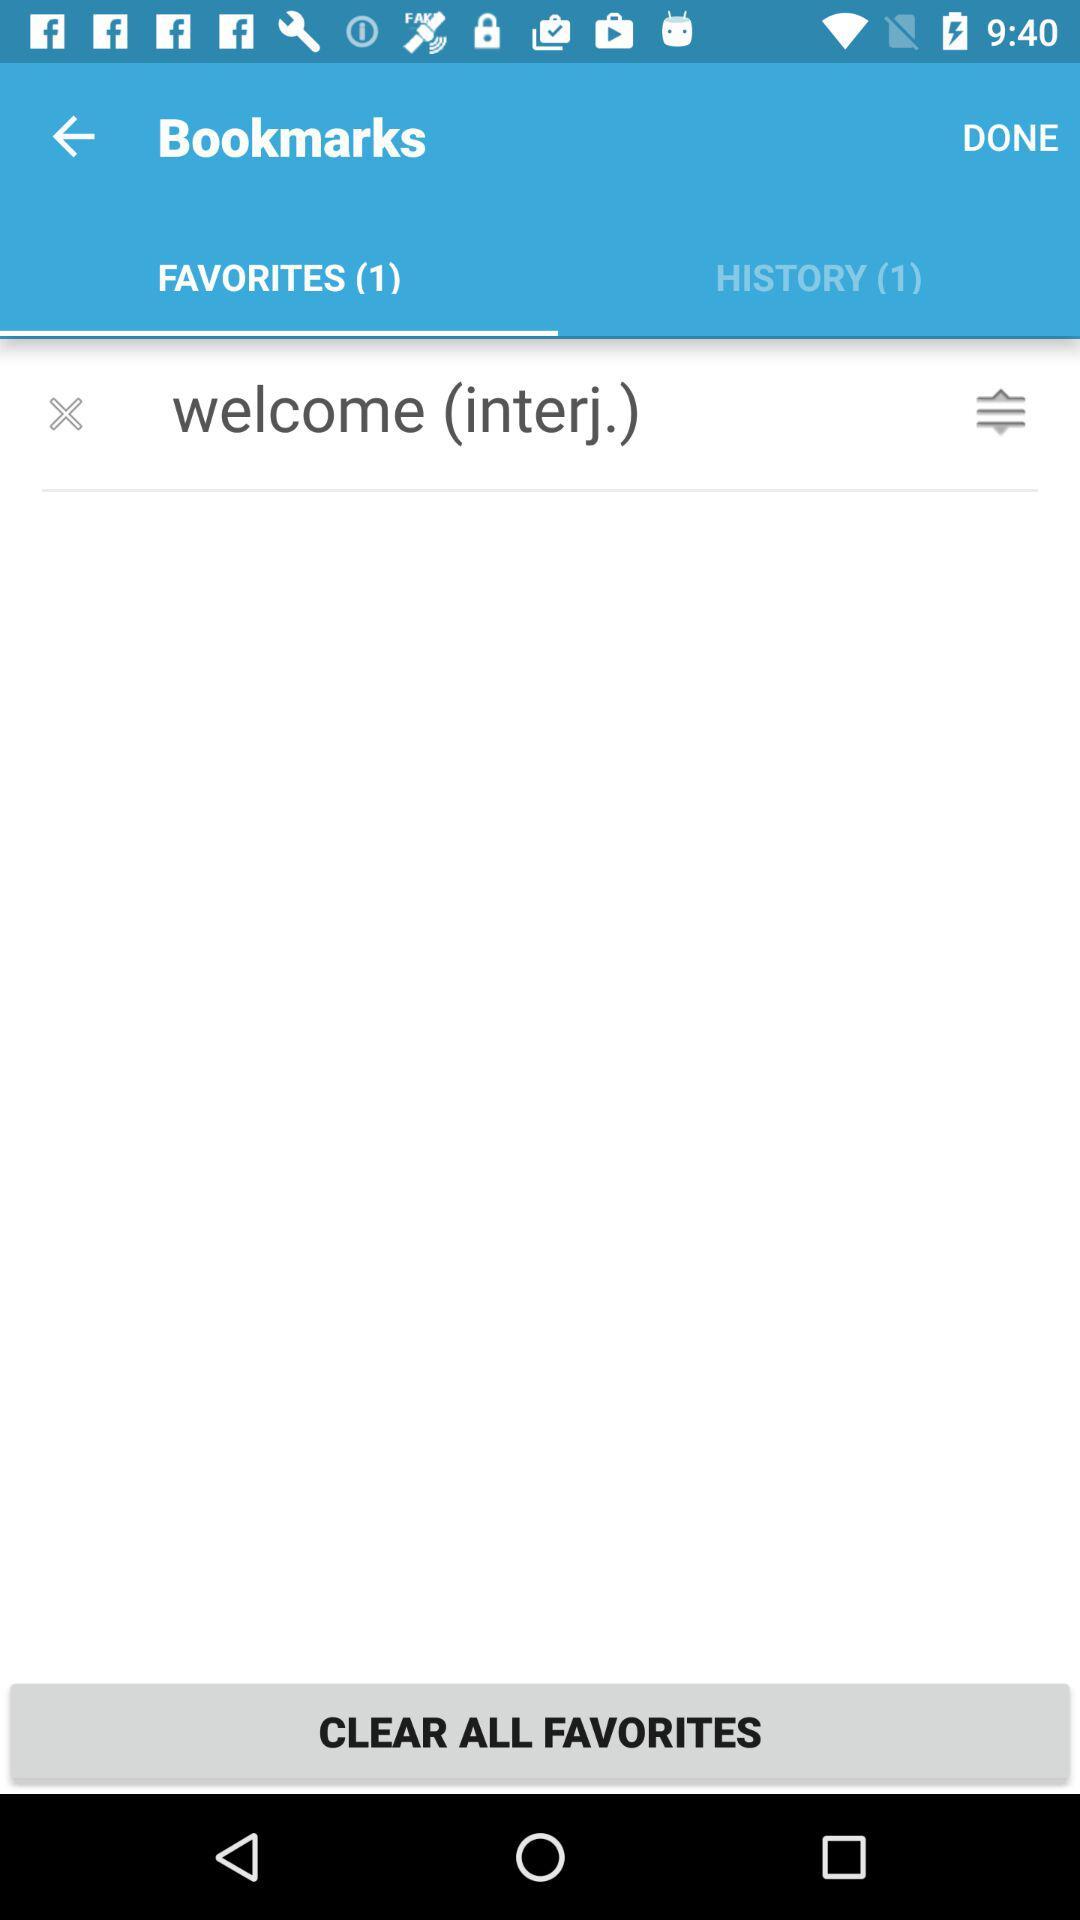 The height and width of the screenshot is (1920, 1080). What do you see at coordinates (818, 272) in the screenshot?
I see `app next to the favorites (1)` at bounding box center [818, 272].